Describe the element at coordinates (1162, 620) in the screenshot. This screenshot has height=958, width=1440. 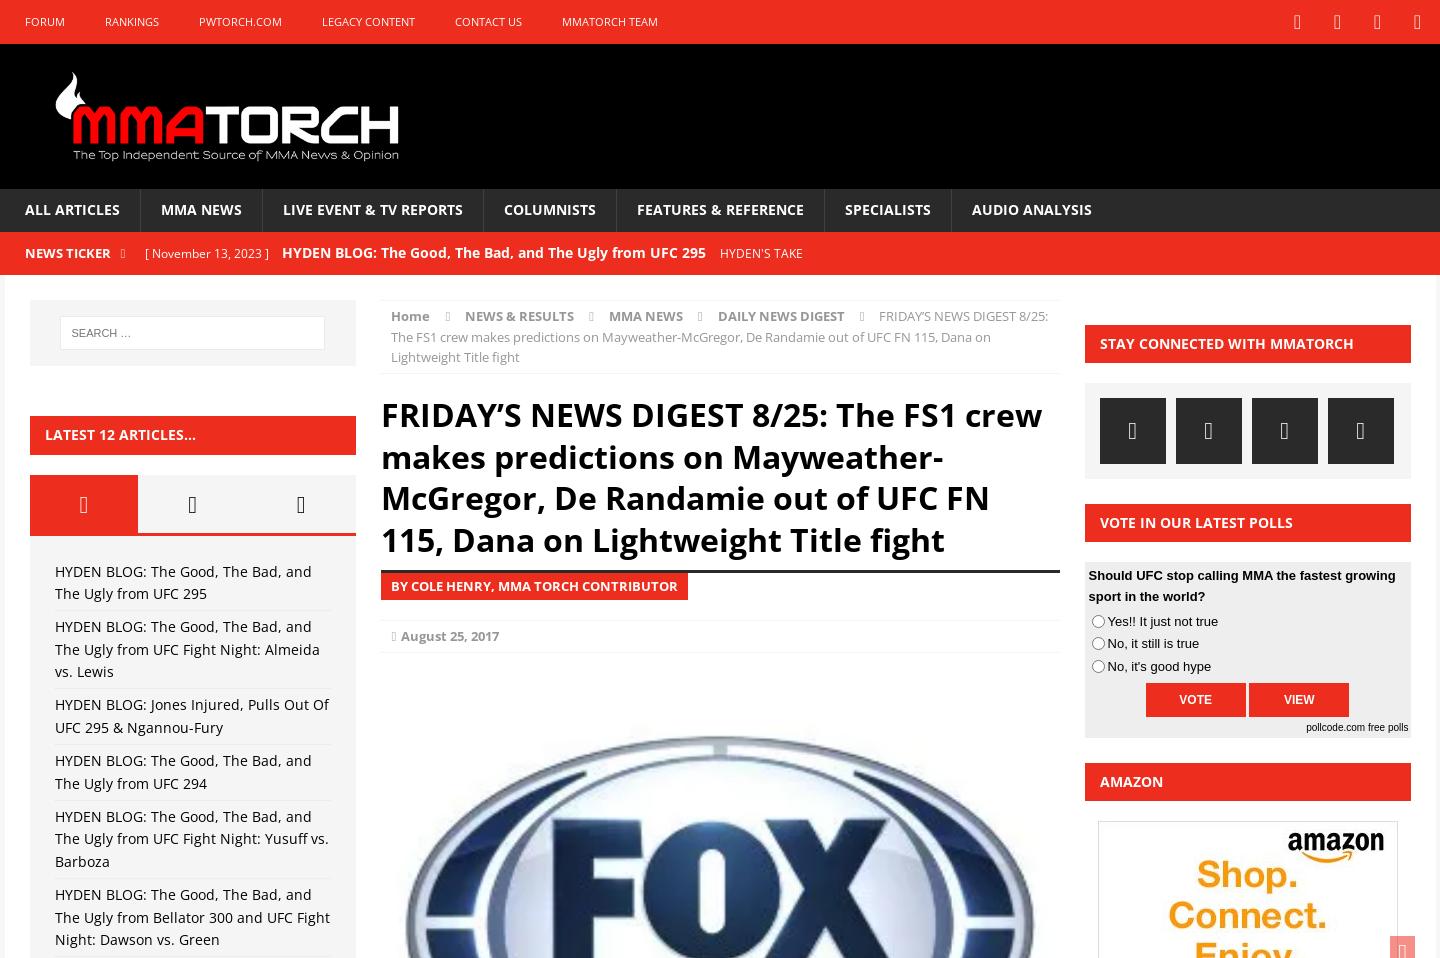
I see `'Yes!! It just not true'` at that location.